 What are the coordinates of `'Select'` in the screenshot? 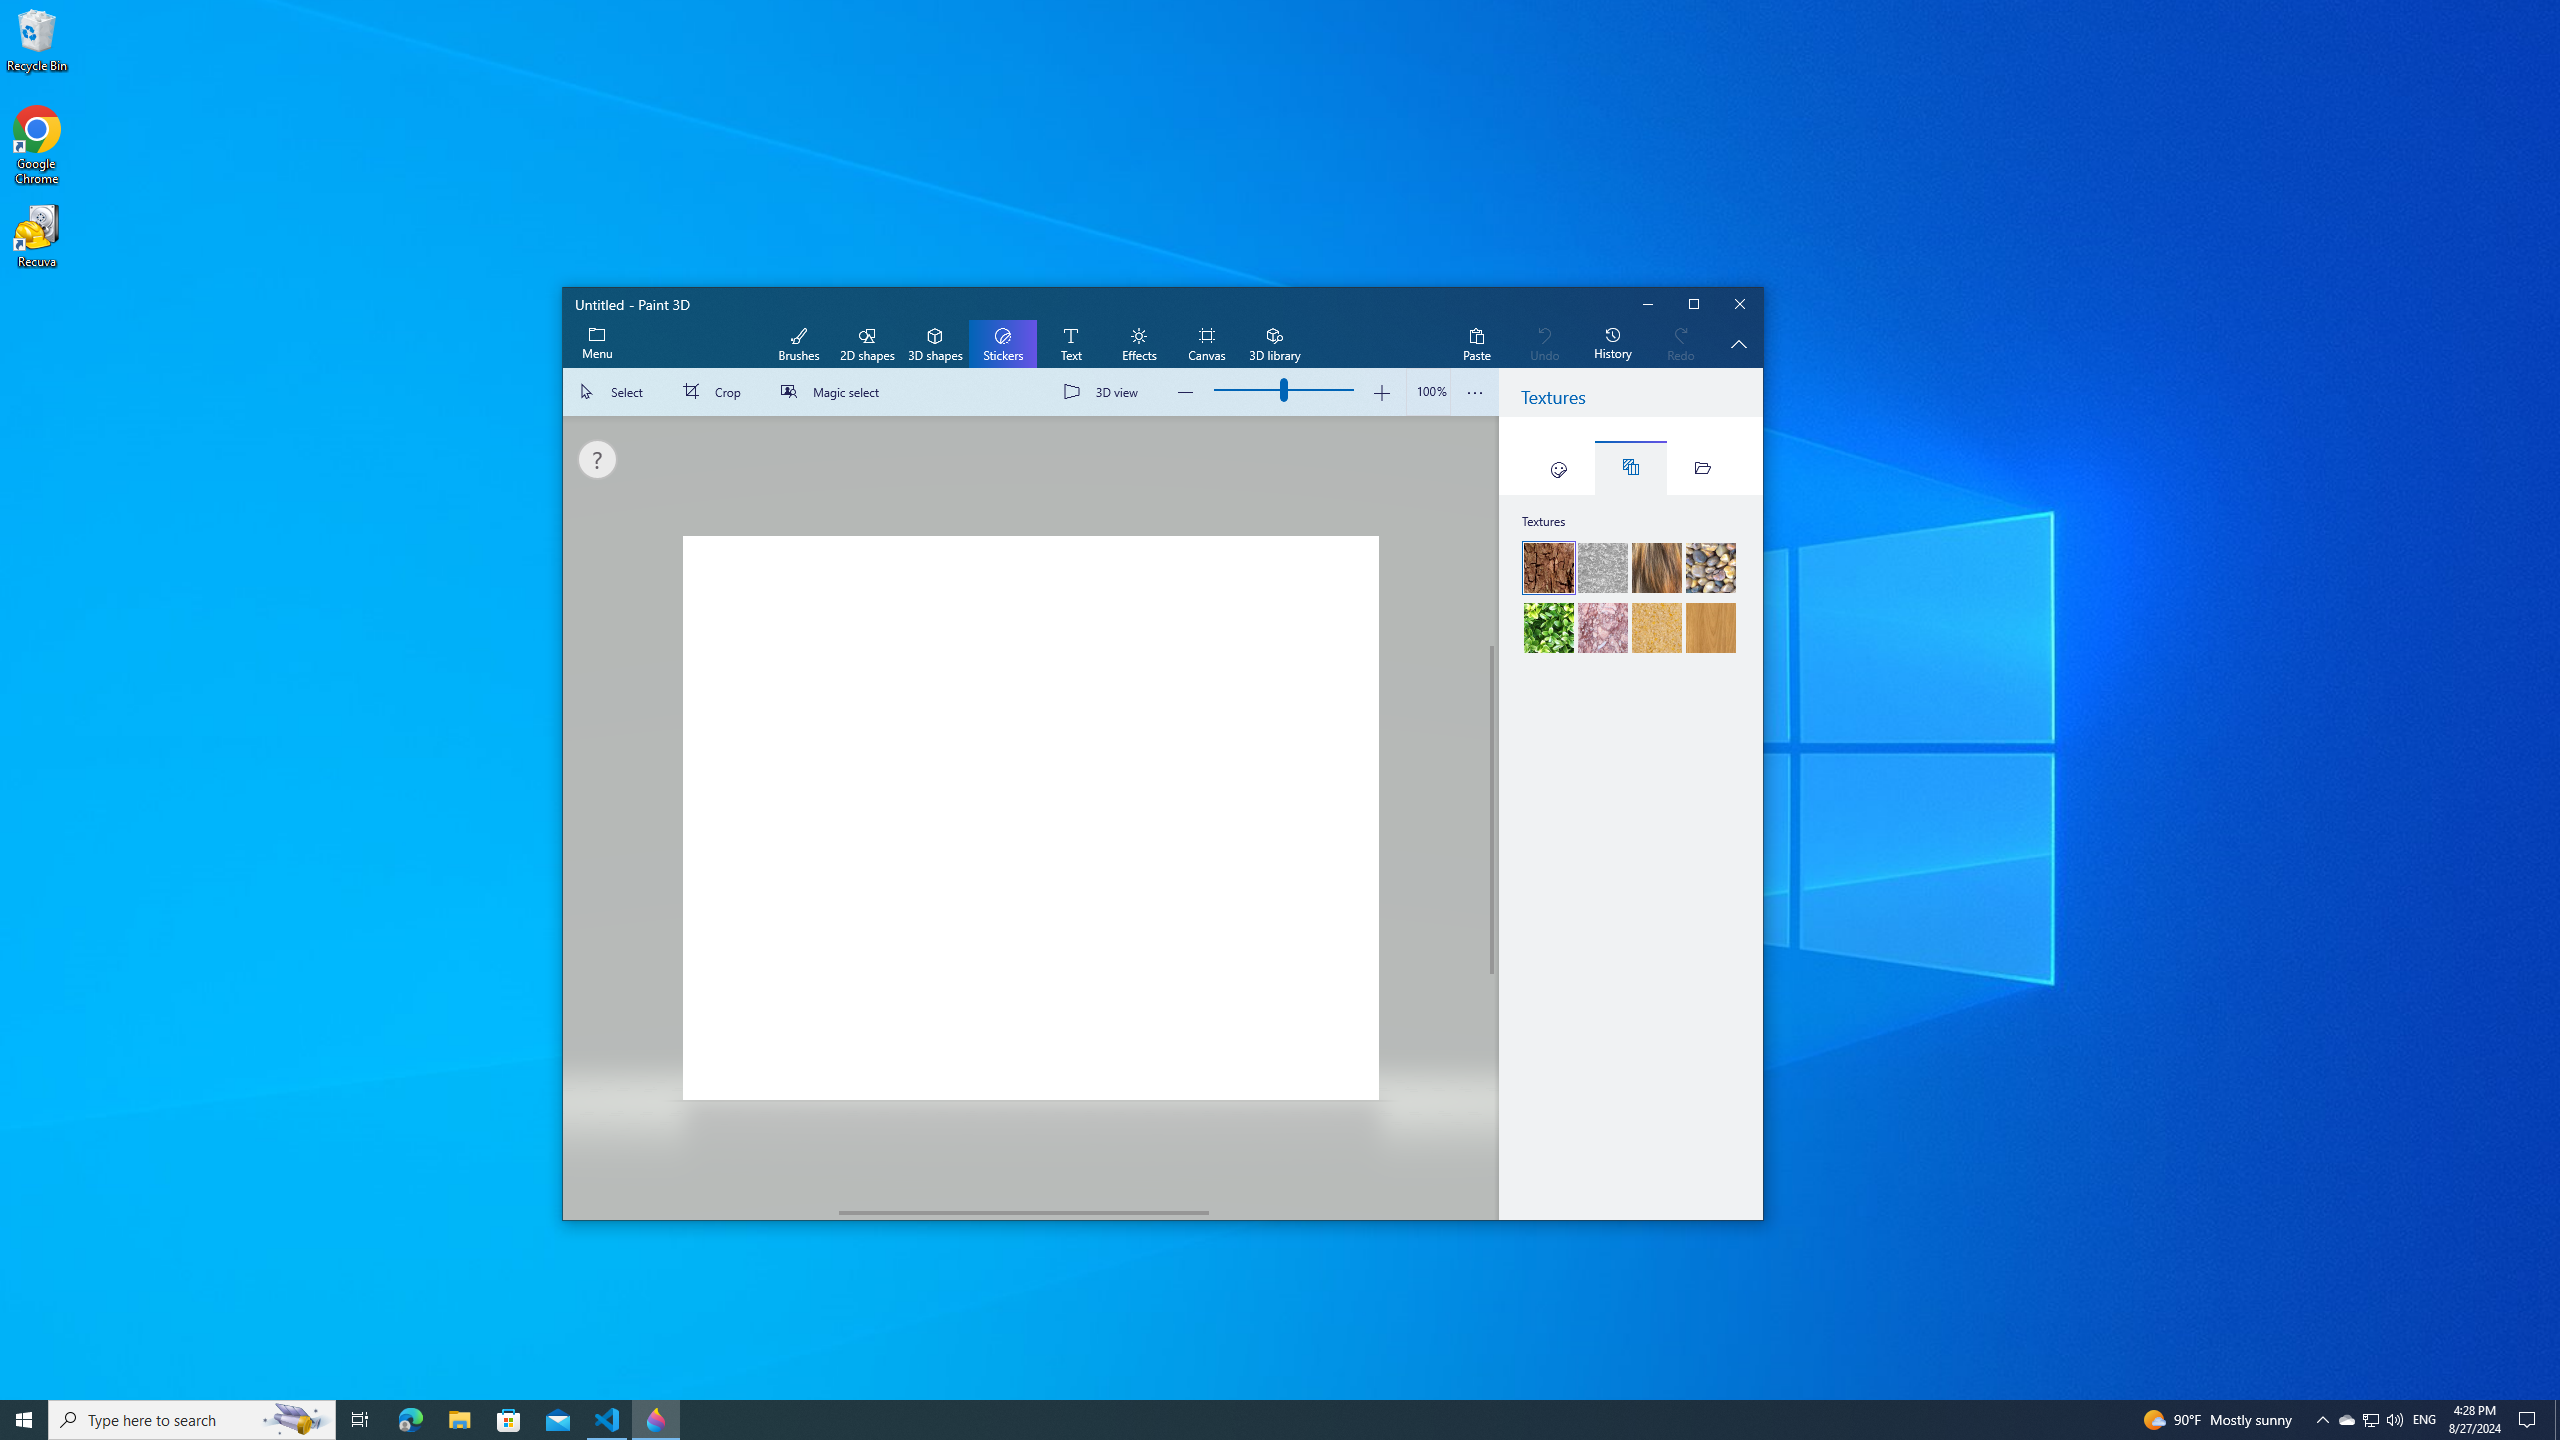 It's located at (615, 391).